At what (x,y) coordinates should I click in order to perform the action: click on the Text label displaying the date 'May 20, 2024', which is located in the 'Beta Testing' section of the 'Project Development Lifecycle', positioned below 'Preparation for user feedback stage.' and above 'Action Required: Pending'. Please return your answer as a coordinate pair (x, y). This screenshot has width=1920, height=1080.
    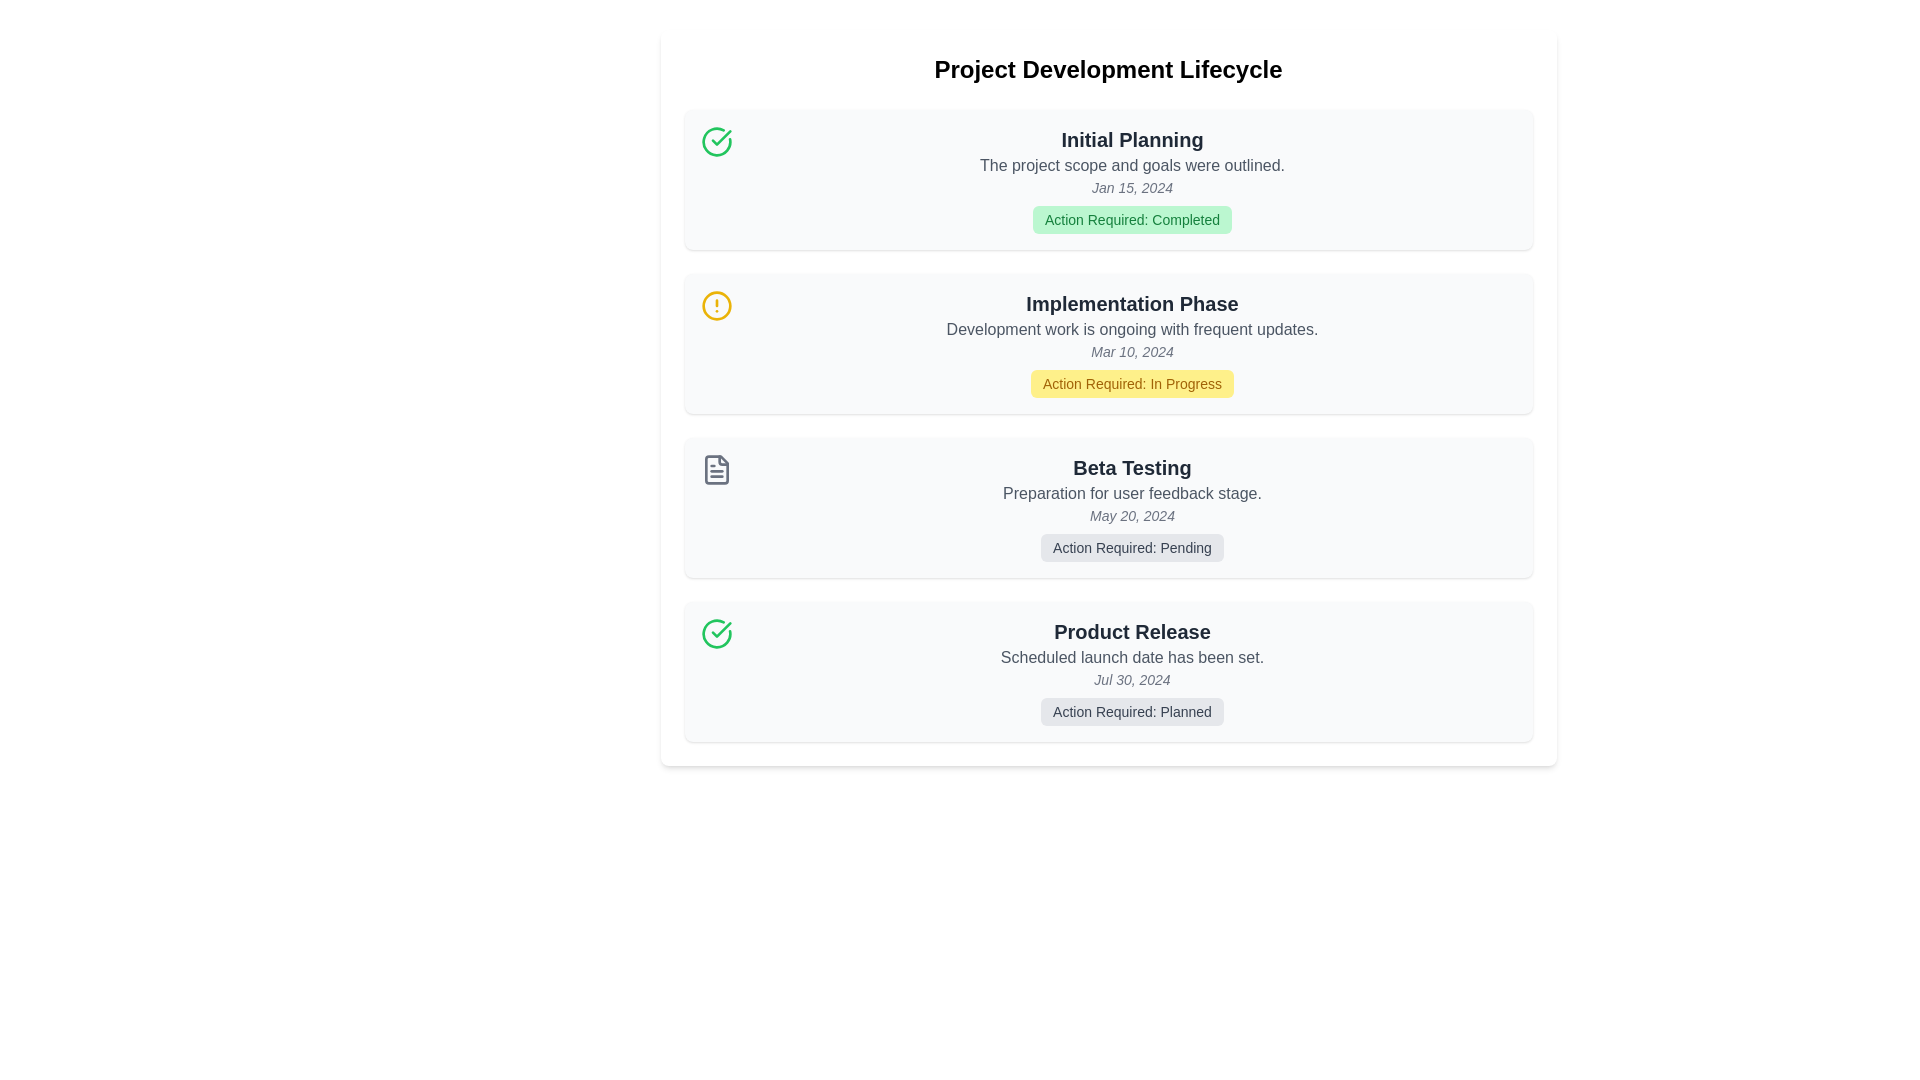
    Looking at the image, I should click on (1132, 515).